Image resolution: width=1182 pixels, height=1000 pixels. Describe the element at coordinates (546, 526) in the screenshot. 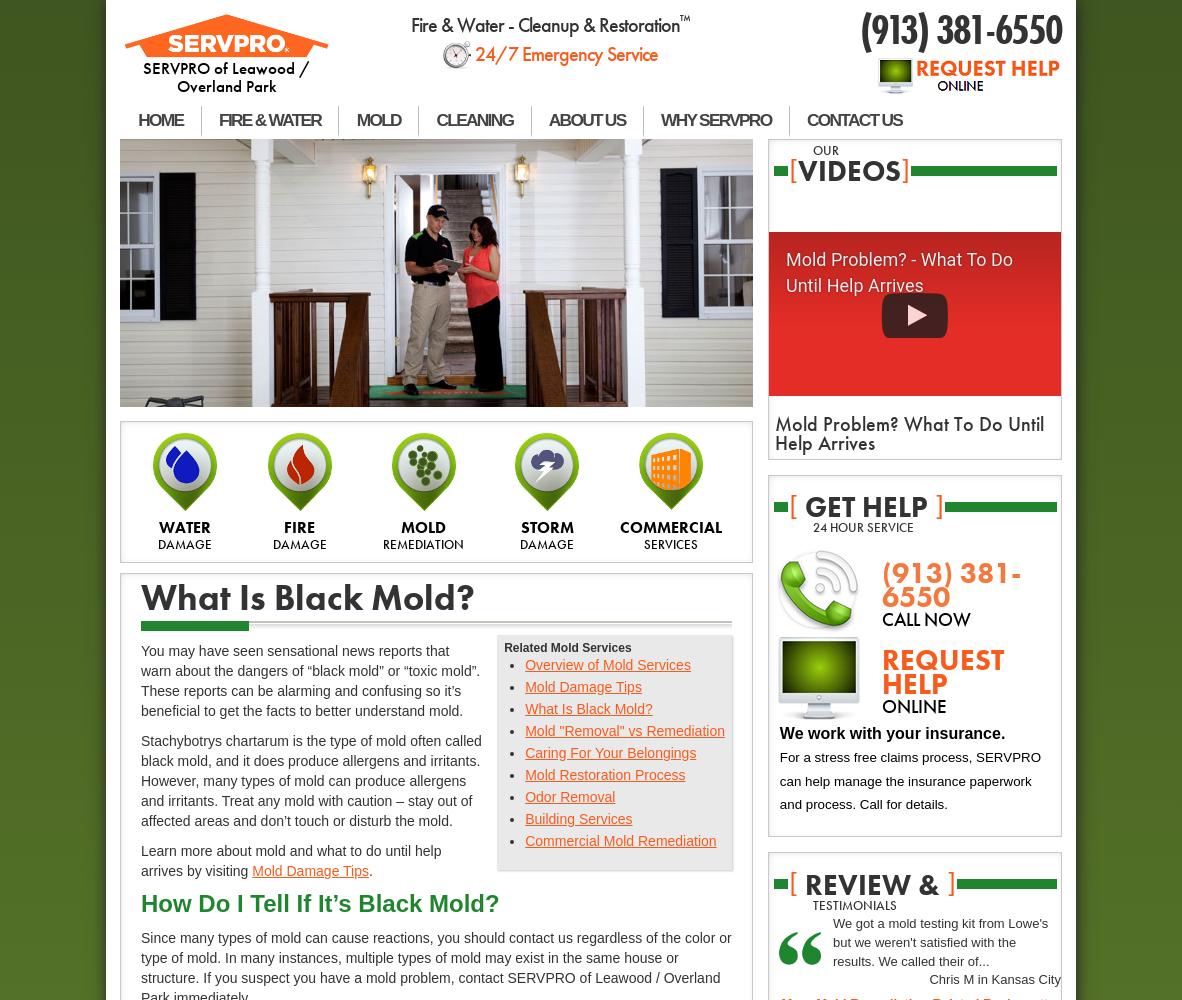

I see `'STORM'` at that location.